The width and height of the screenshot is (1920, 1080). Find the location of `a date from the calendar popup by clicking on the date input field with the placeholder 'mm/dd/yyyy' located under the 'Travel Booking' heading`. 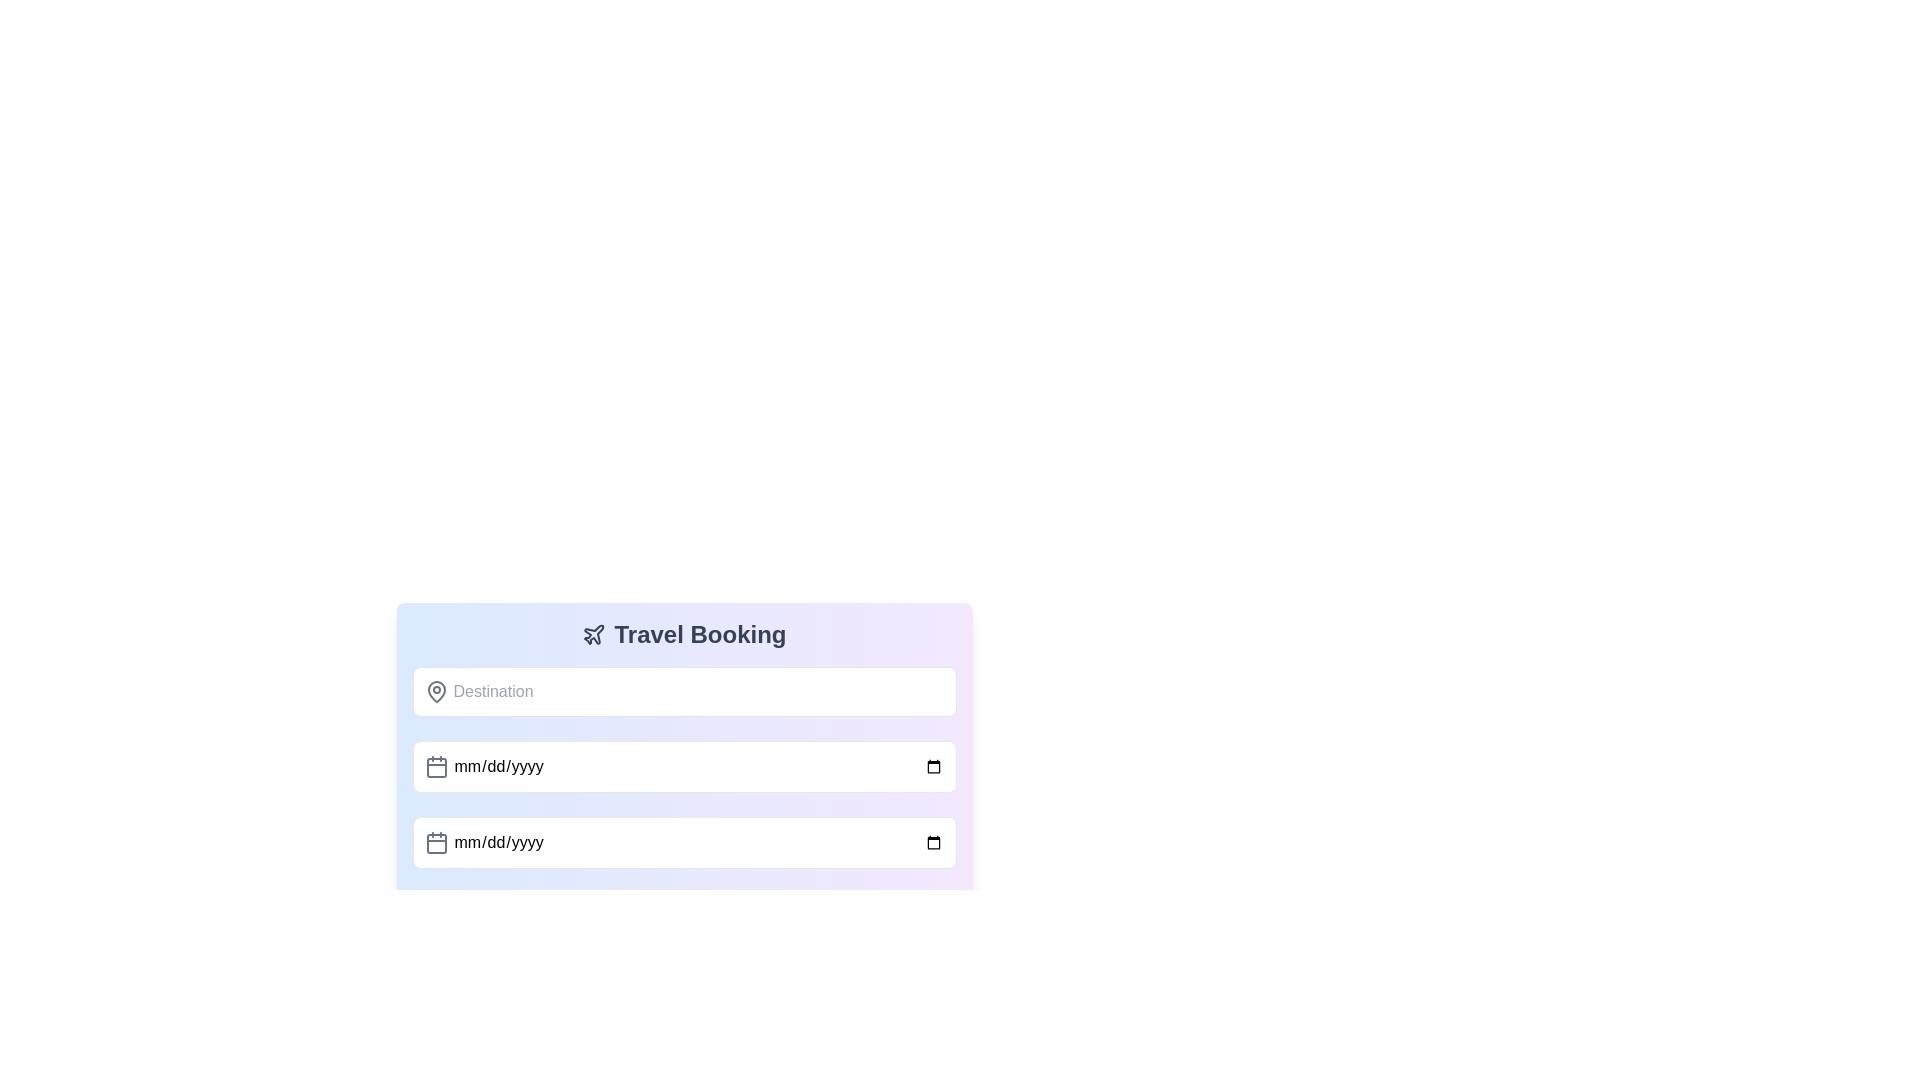

a date from the calendar popup by clicking on the date input field with the placeholder 'mm/dd/yyyy' located under the 'Travel Booking' heading is located at coordinates (684, 843).